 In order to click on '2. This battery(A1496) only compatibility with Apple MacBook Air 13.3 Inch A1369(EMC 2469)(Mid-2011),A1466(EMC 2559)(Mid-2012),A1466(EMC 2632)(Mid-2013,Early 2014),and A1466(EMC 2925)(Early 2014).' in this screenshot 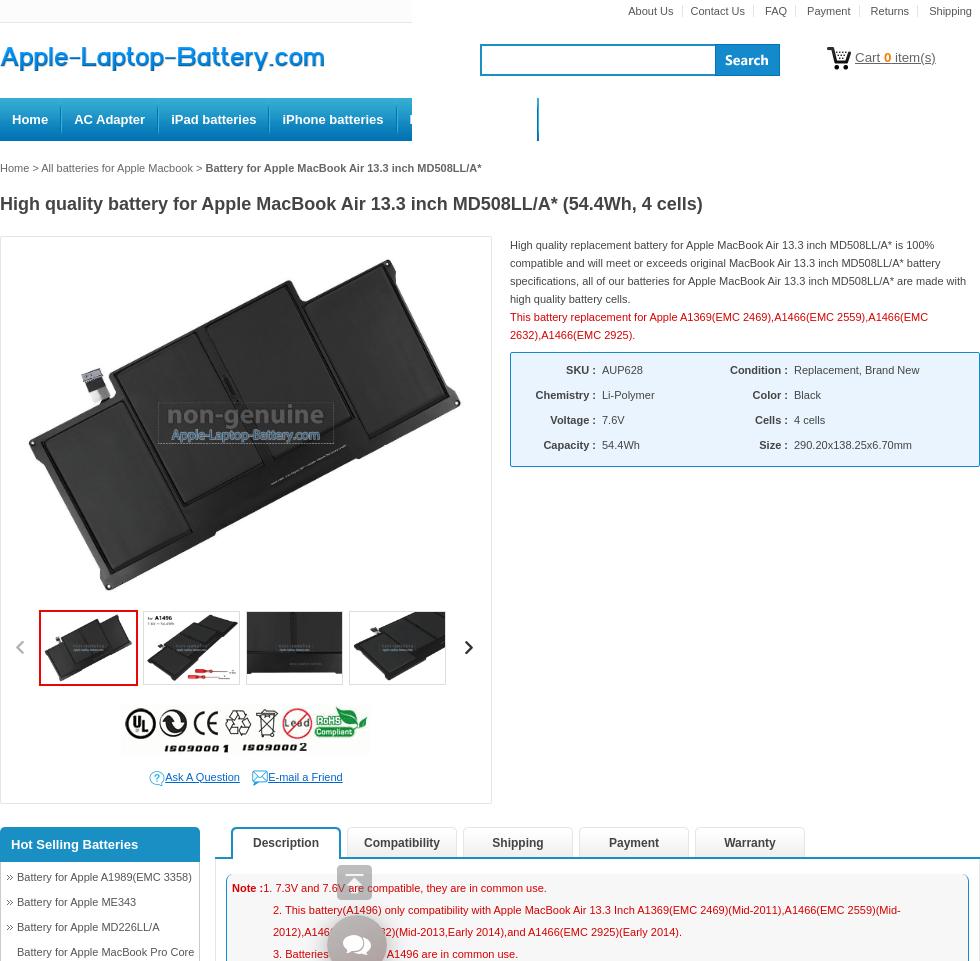, I will do `click(273, 919)`.